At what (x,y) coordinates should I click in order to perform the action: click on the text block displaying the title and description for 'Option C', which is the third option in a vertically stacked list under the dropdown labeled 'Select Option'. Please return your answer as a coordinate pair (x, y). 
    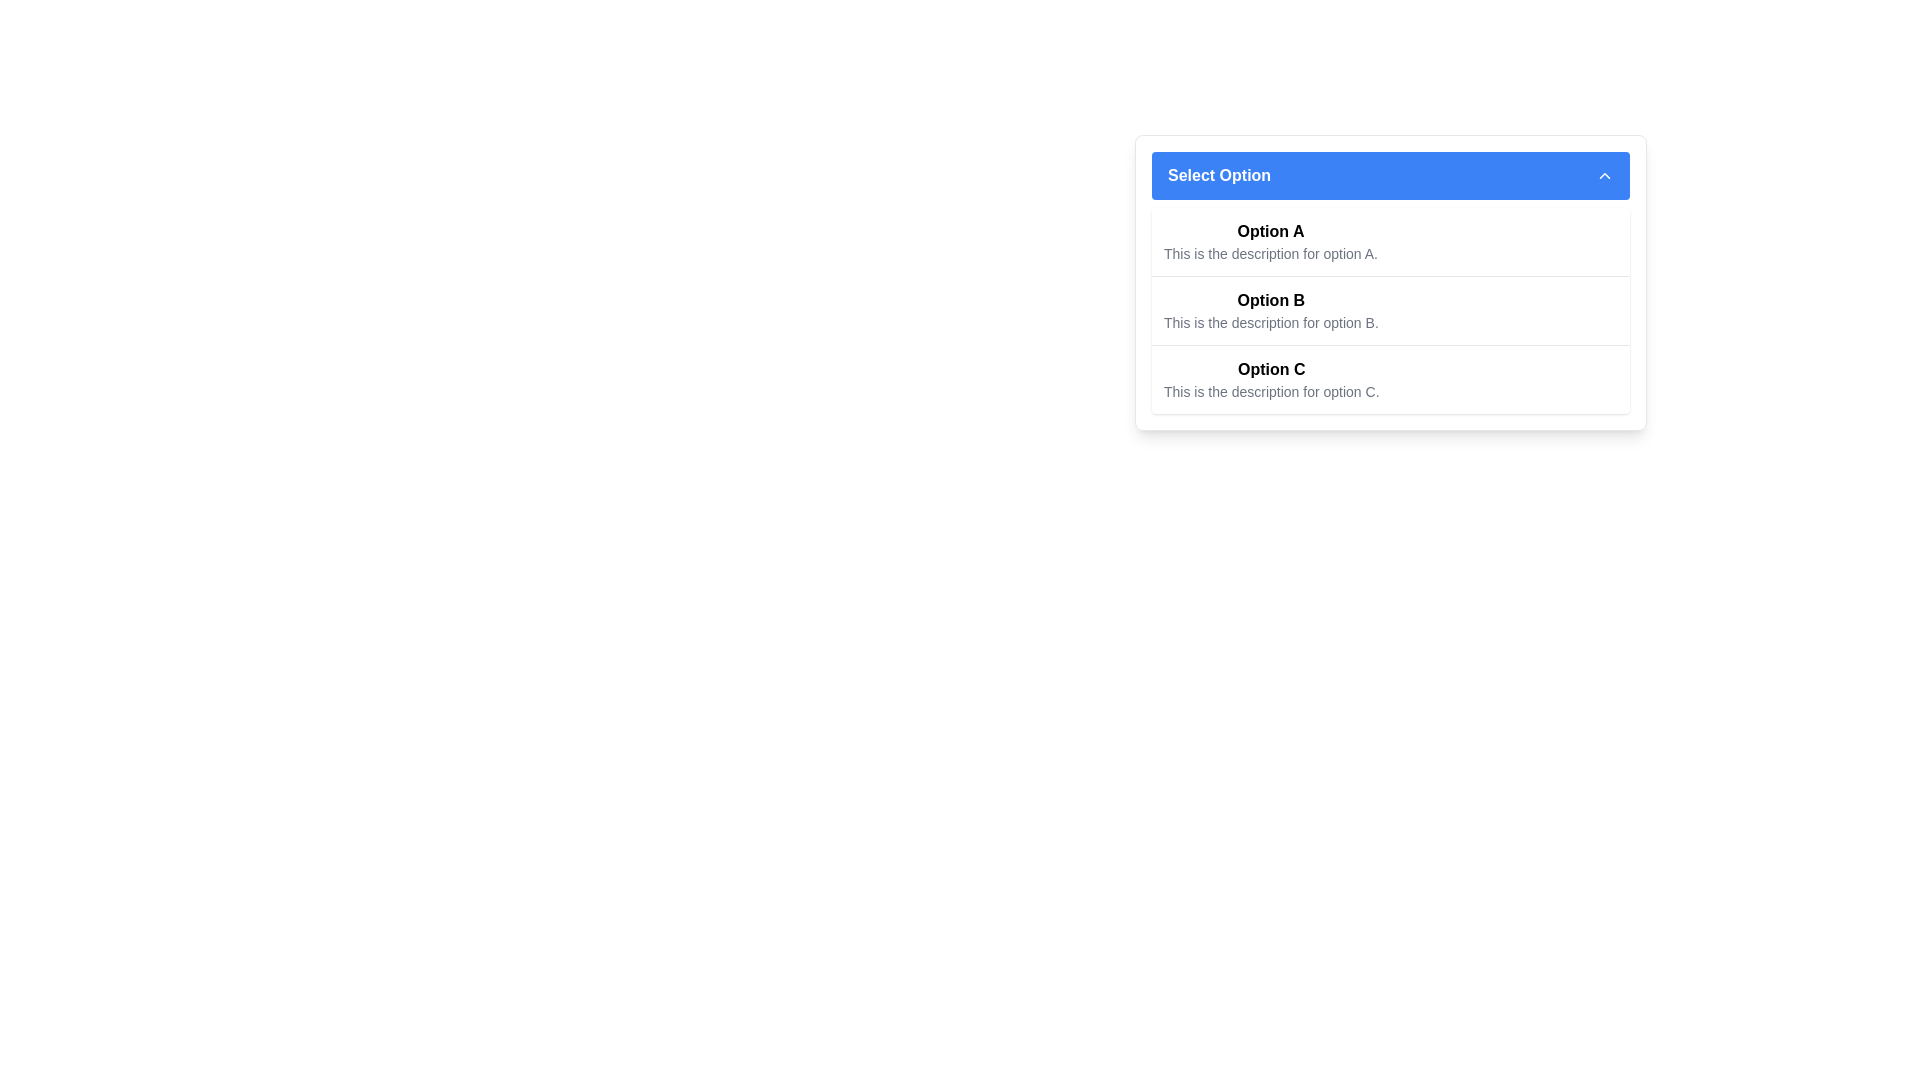
    Looking at the image, I should click on (1270, 380).